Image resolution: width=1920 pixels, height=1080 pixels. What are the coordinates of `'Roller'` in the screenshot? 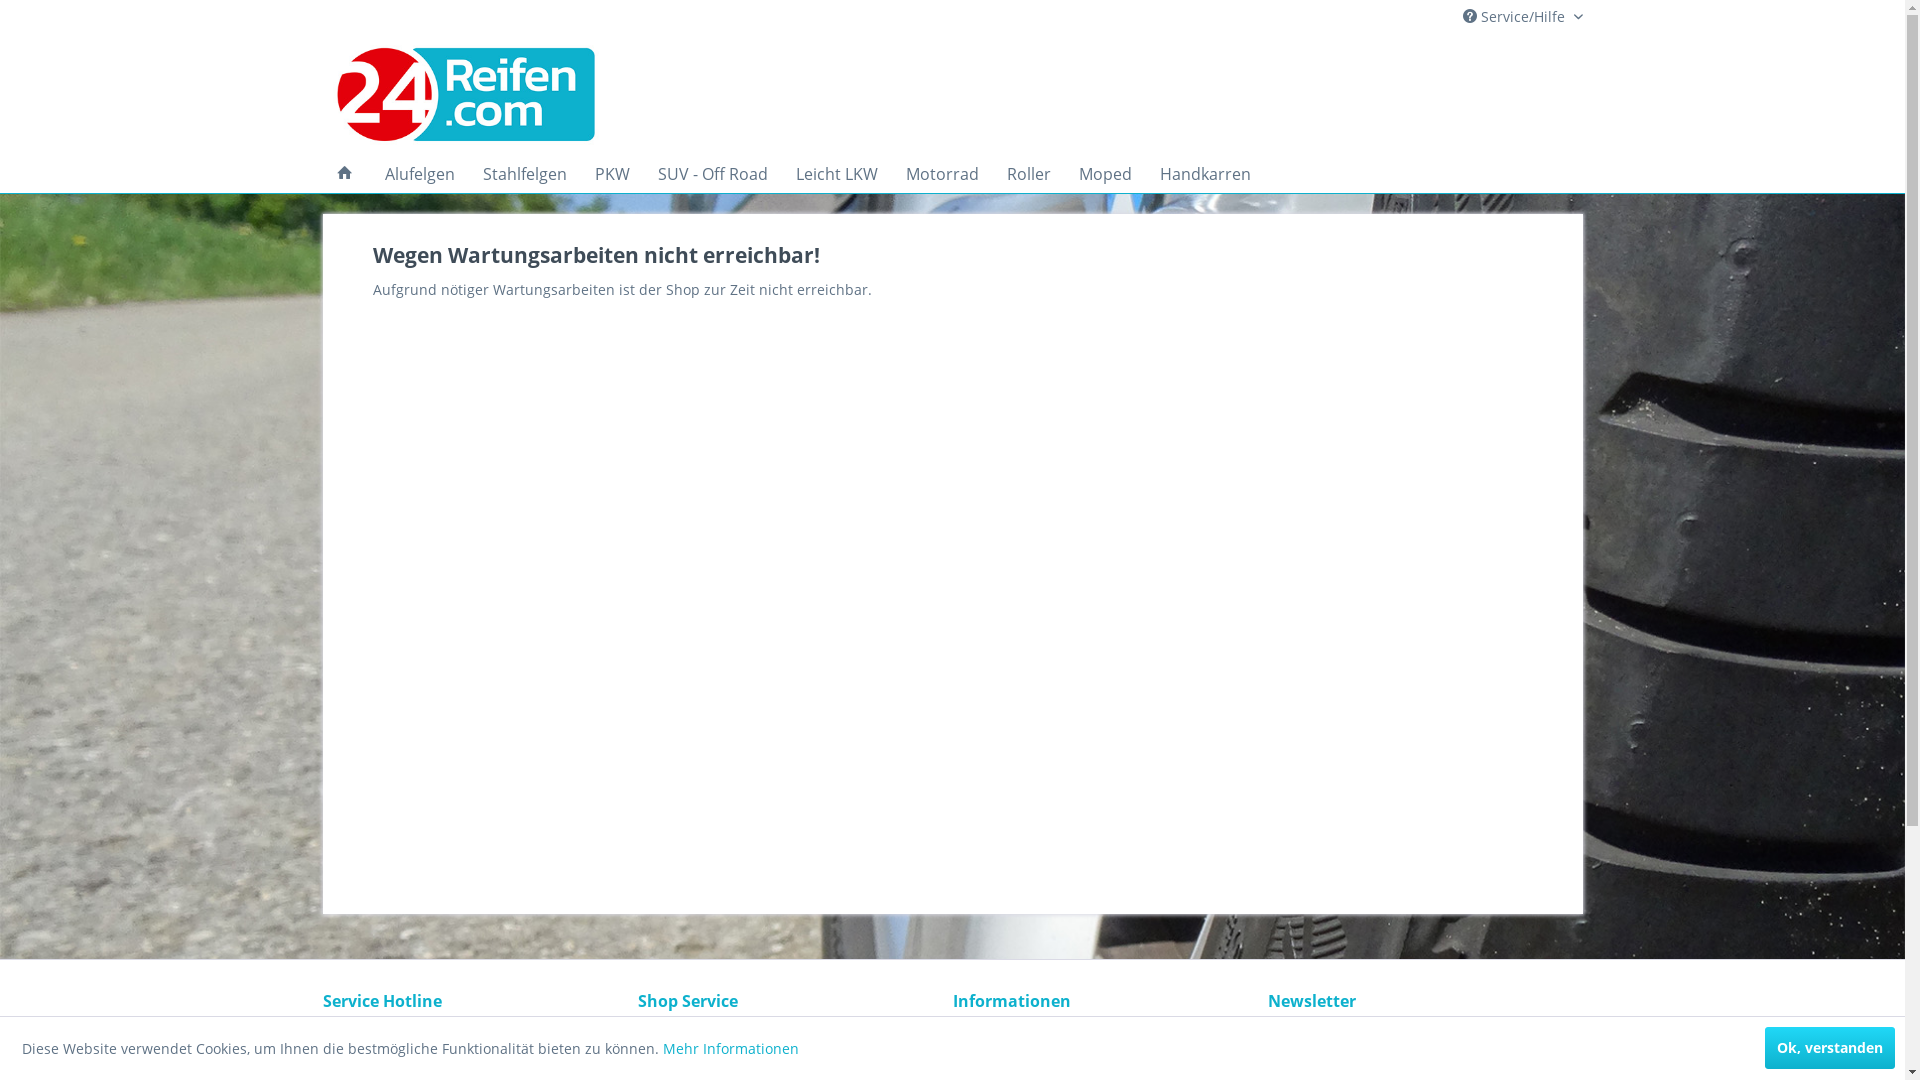 It's located at (1027, 172).